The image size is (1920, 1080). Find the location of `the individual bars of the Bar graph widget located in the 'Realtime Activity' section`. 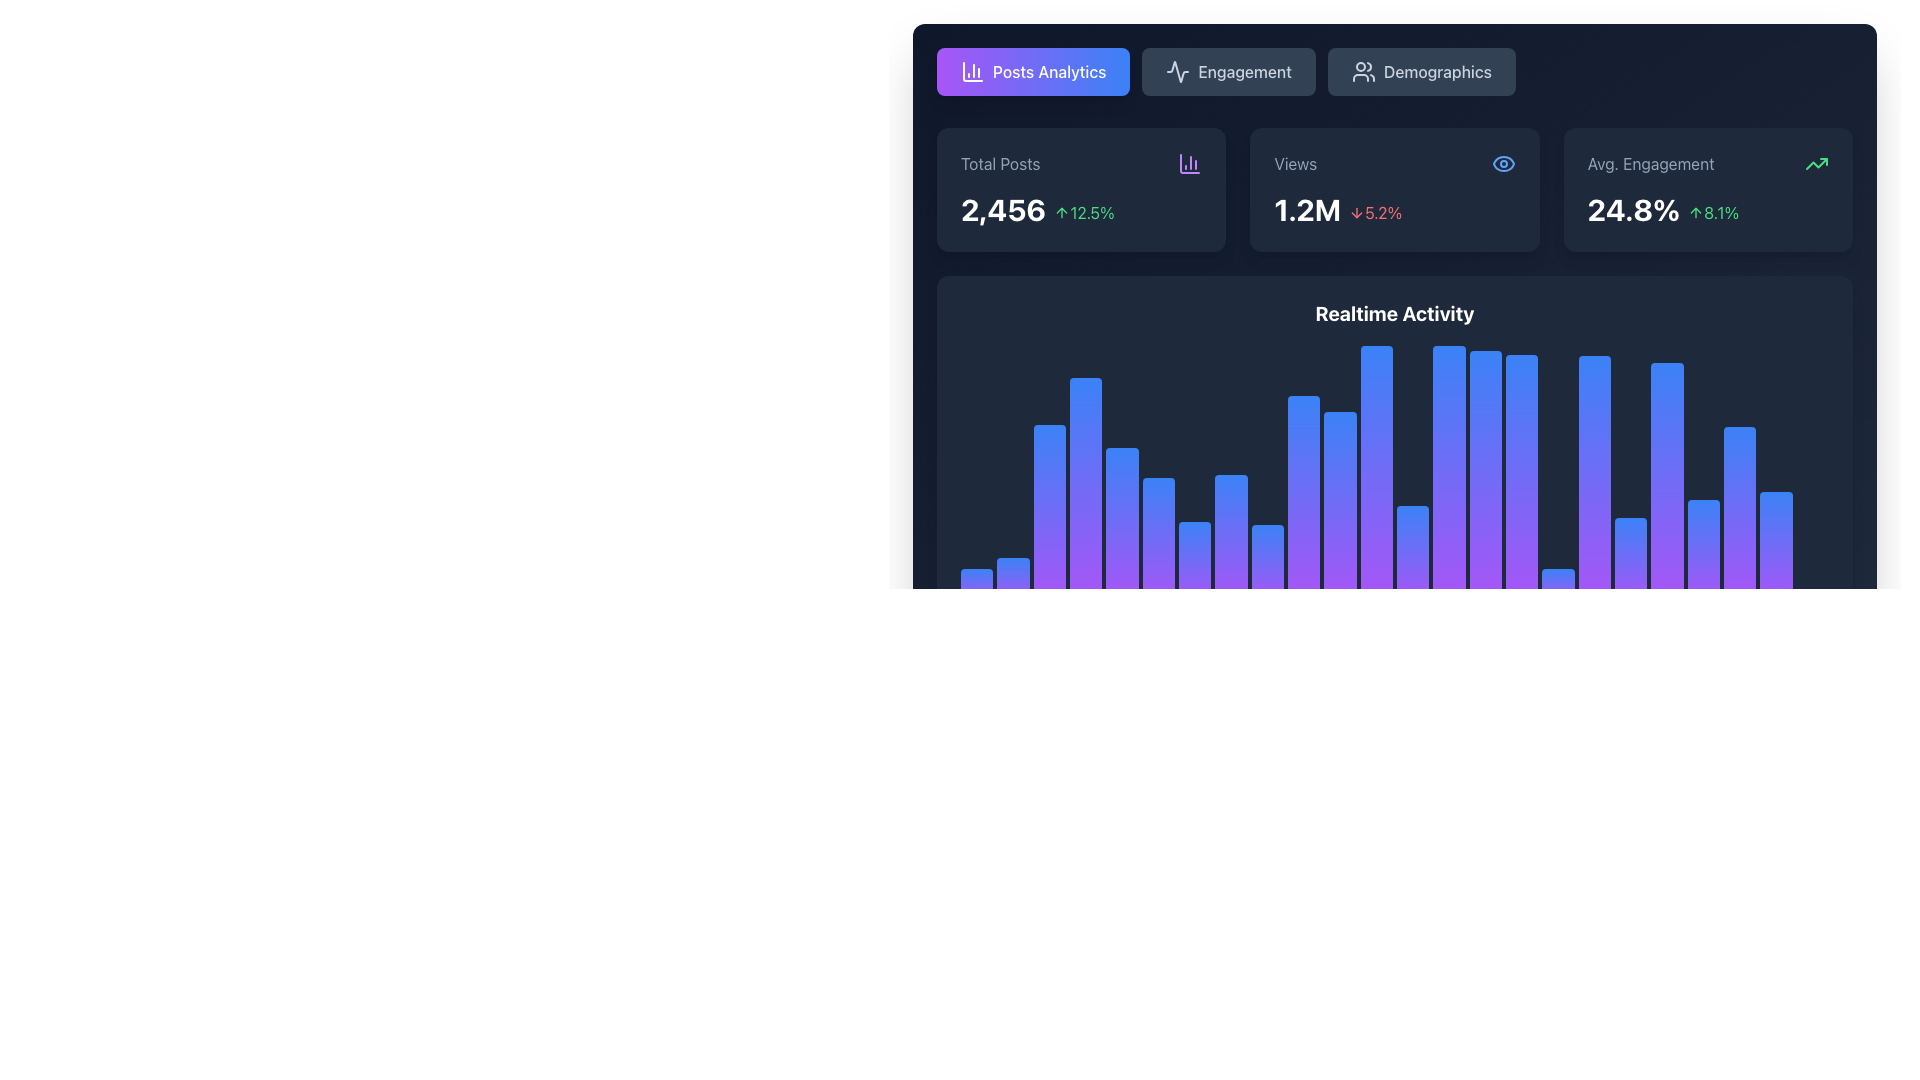

the individual bars of the Bar graph widget located in the 'Realtime Activity' section is located at coordinates (1394, 471).